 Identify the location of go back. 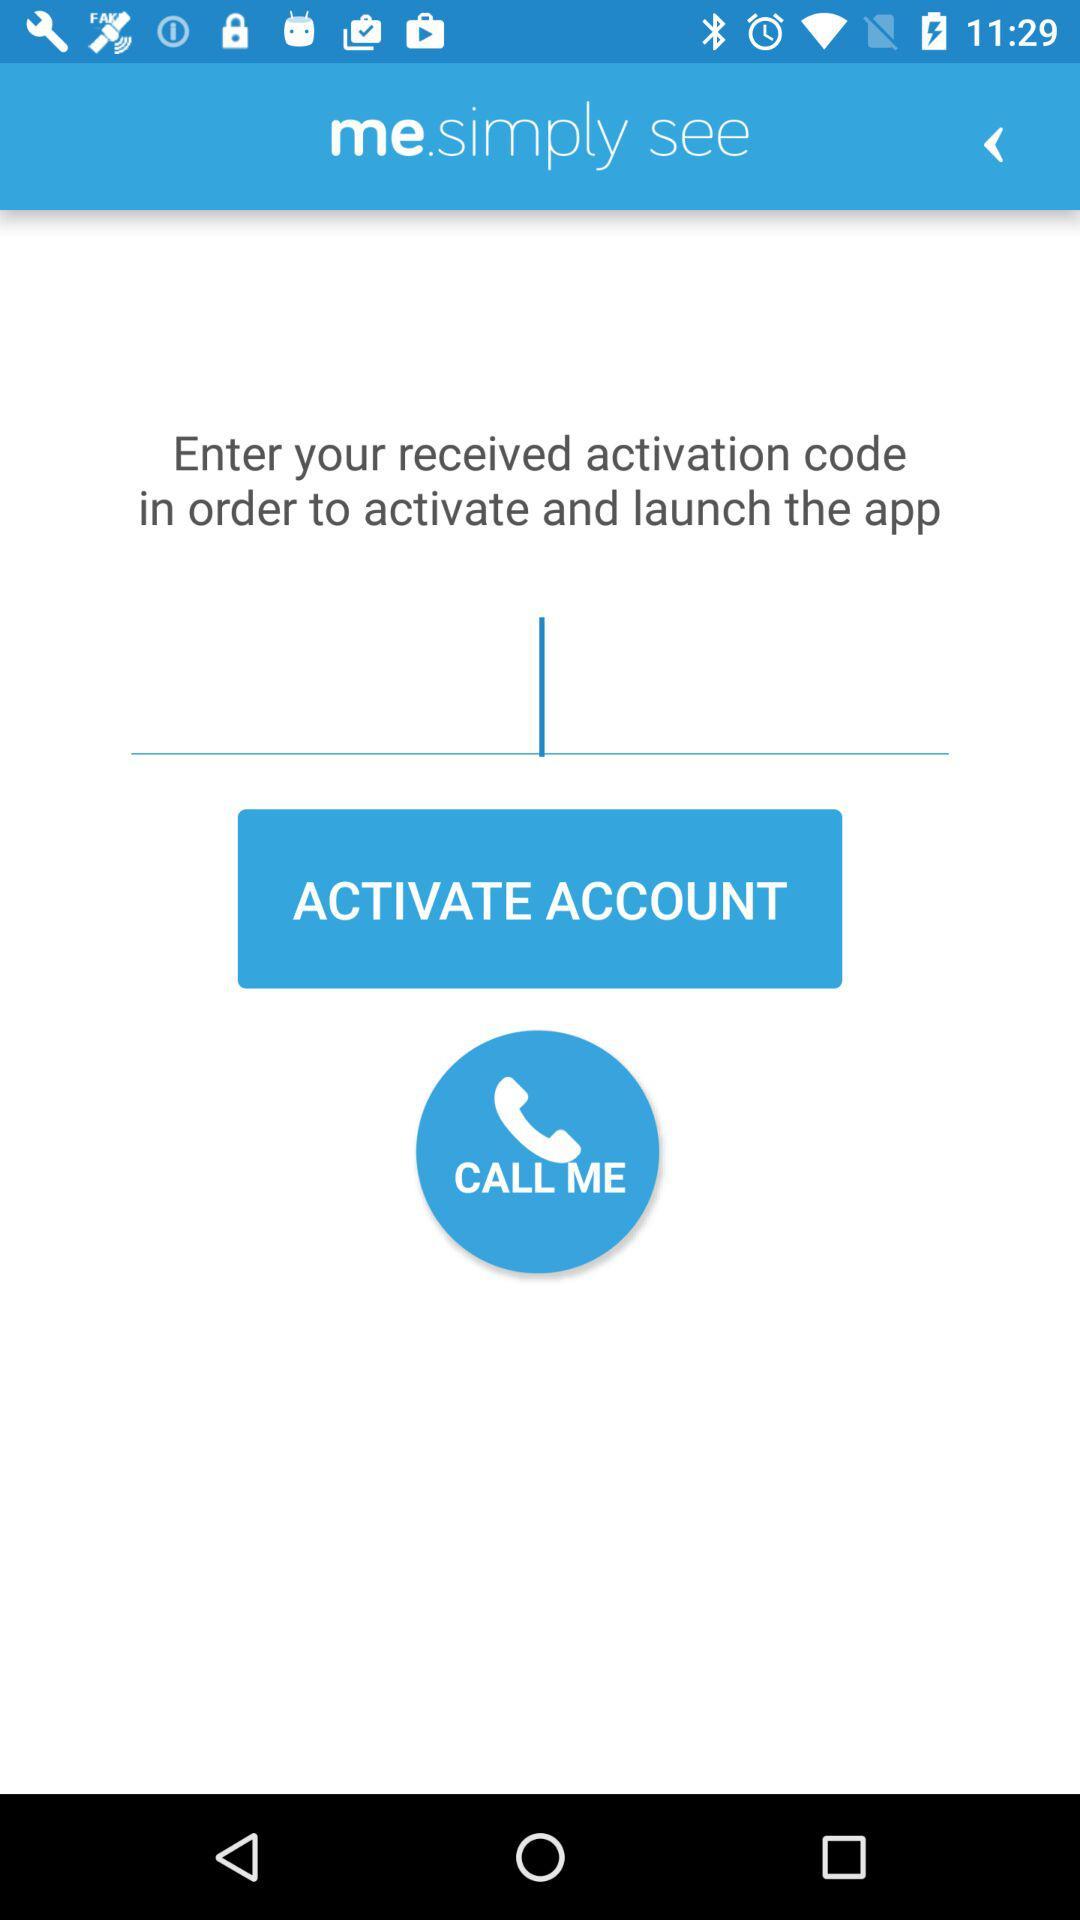
(993, 143).